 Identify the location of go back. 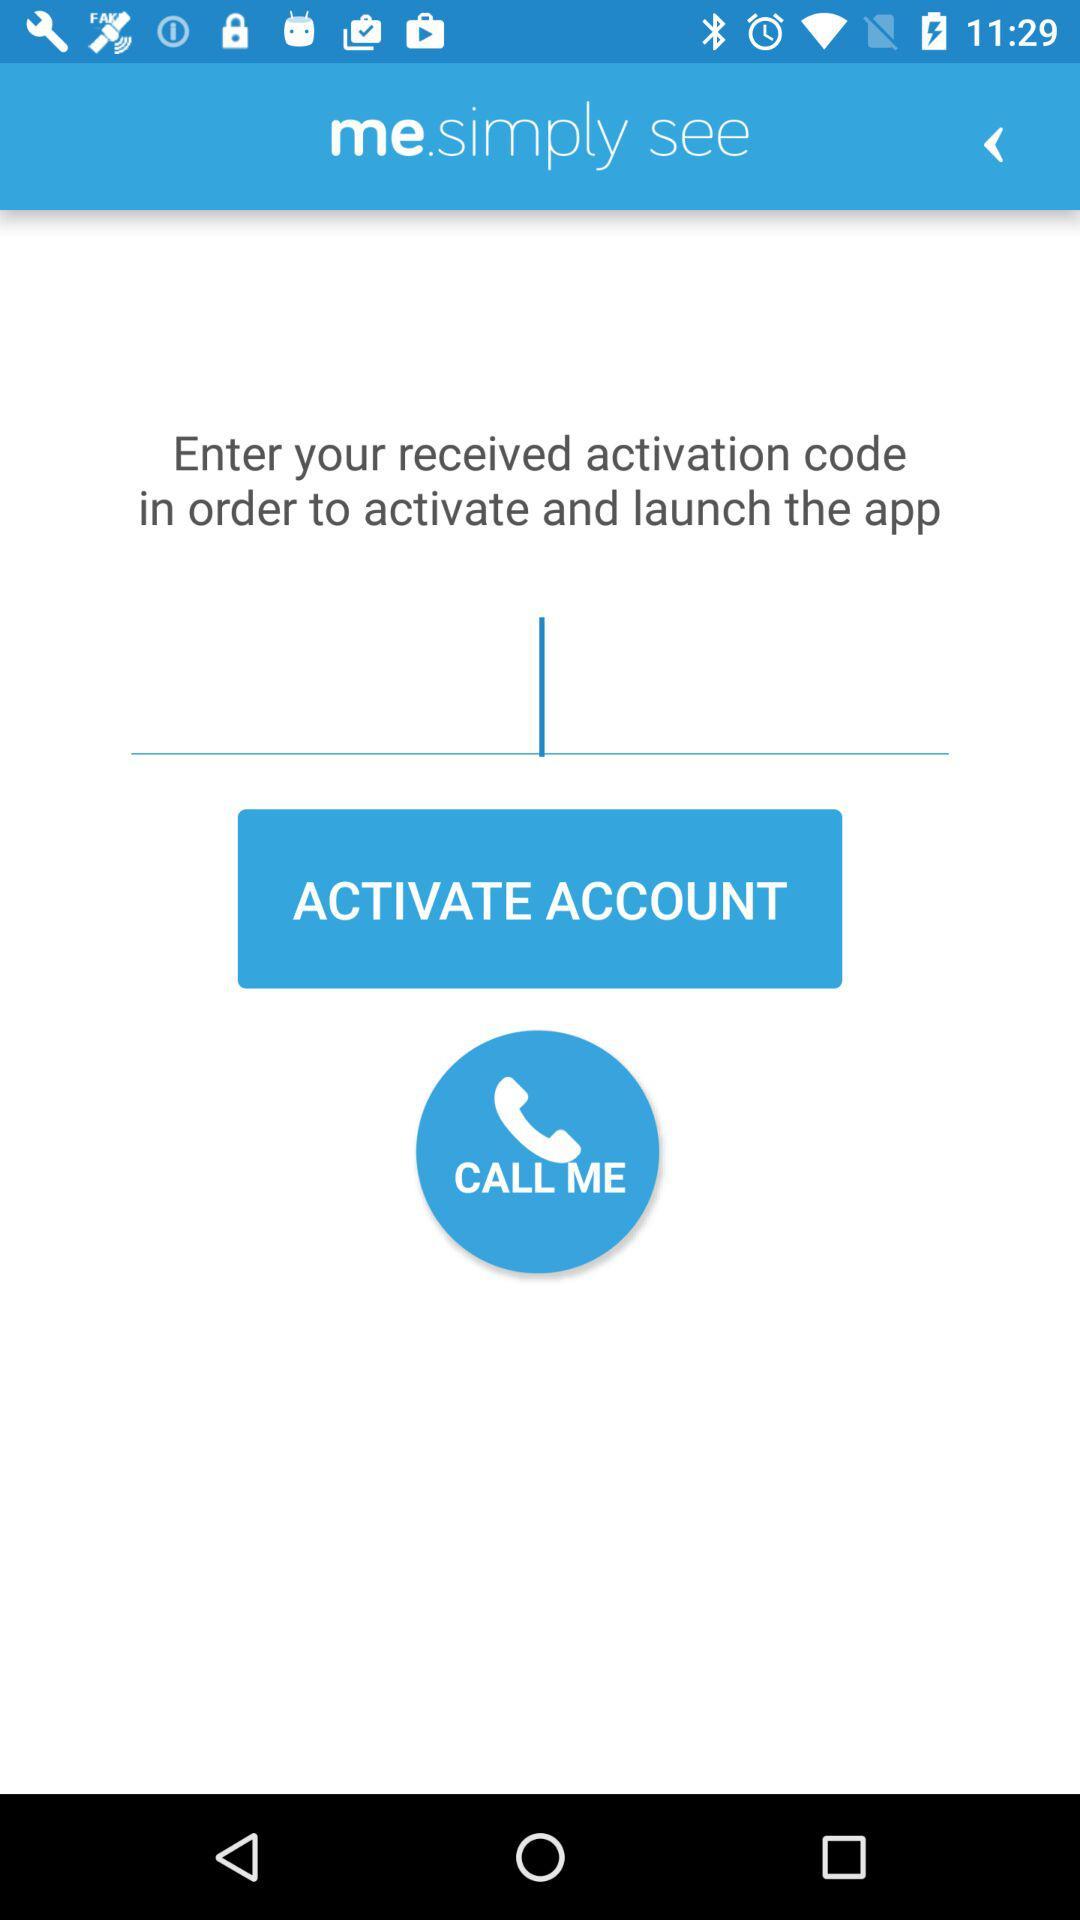
(993, 143).